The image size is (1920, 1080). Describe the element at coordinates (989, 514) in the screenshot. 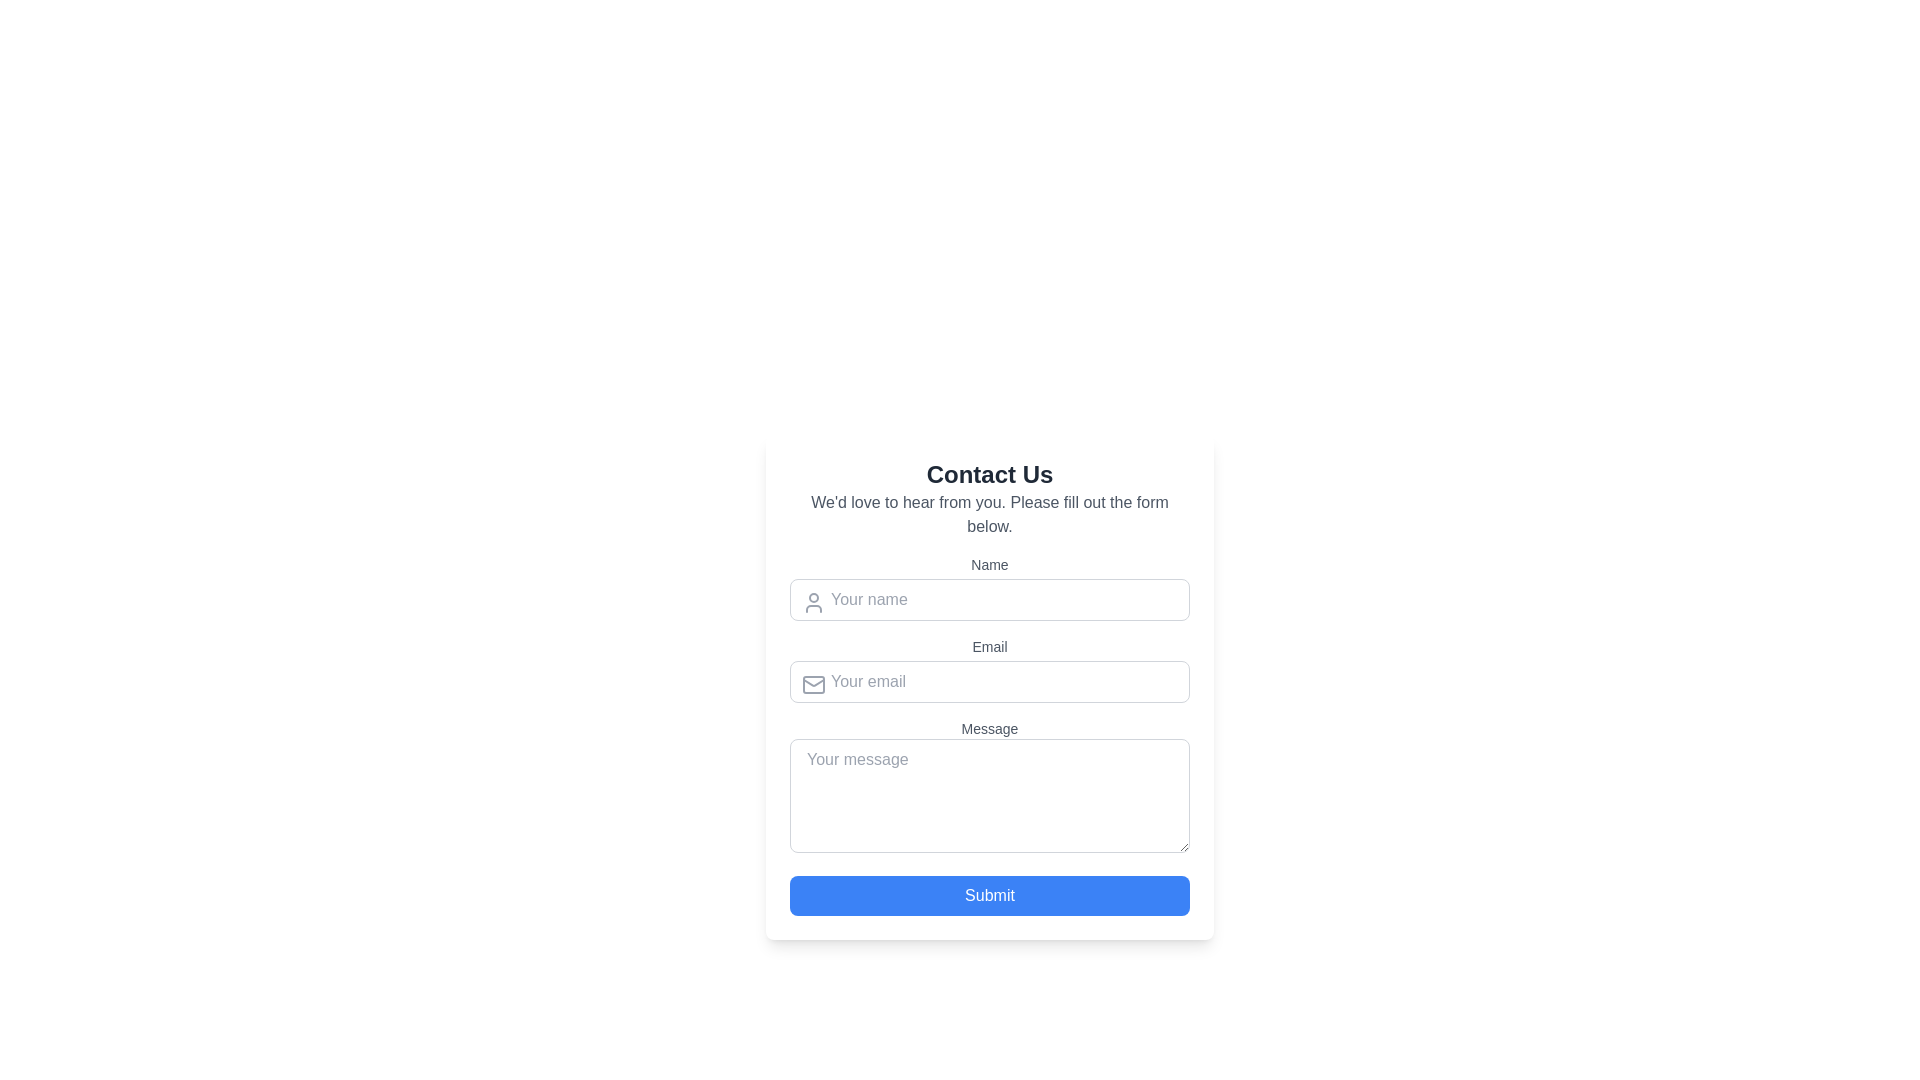

I see `the informational text block located directly beneath the 'Contact Us' heading, which guides the user on filling out the form` at that location.